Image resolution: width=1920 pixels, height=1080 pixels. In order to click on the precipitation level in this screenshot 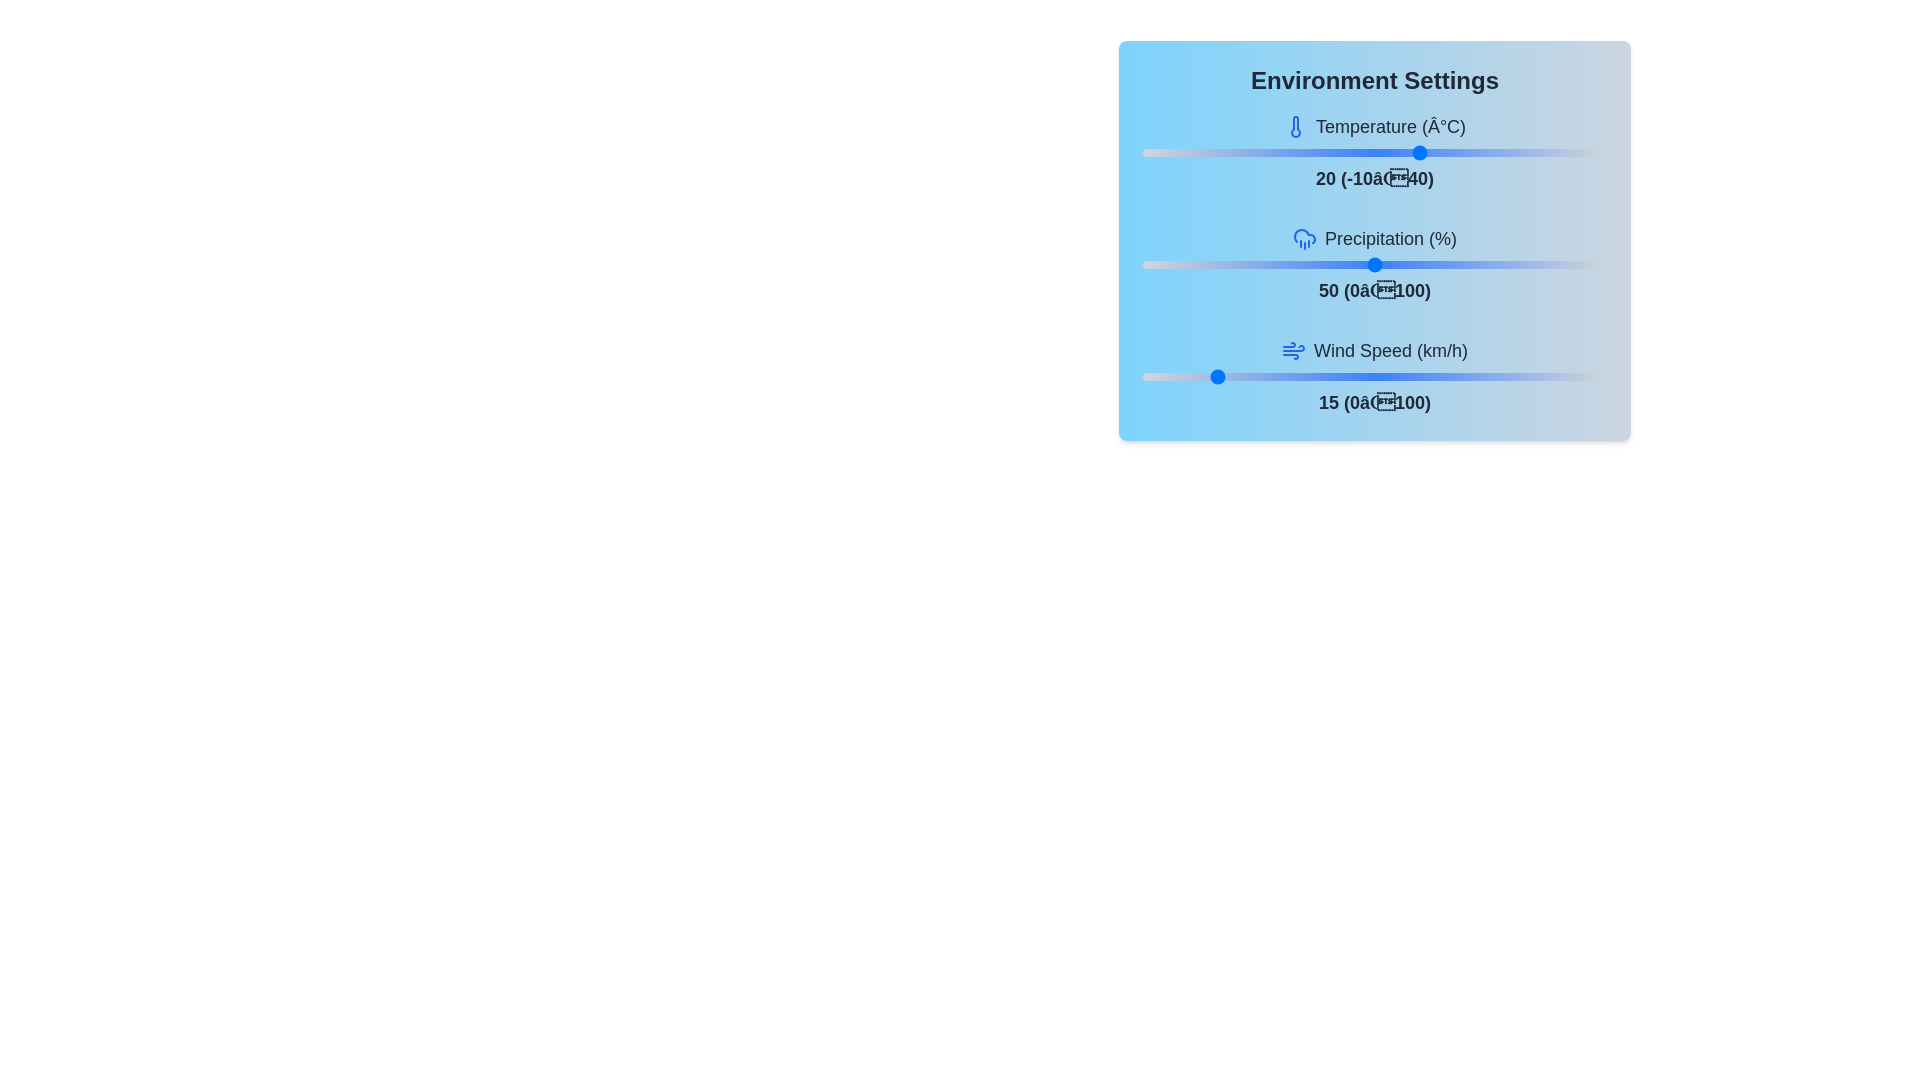, I will do `click(1156, 264)`.